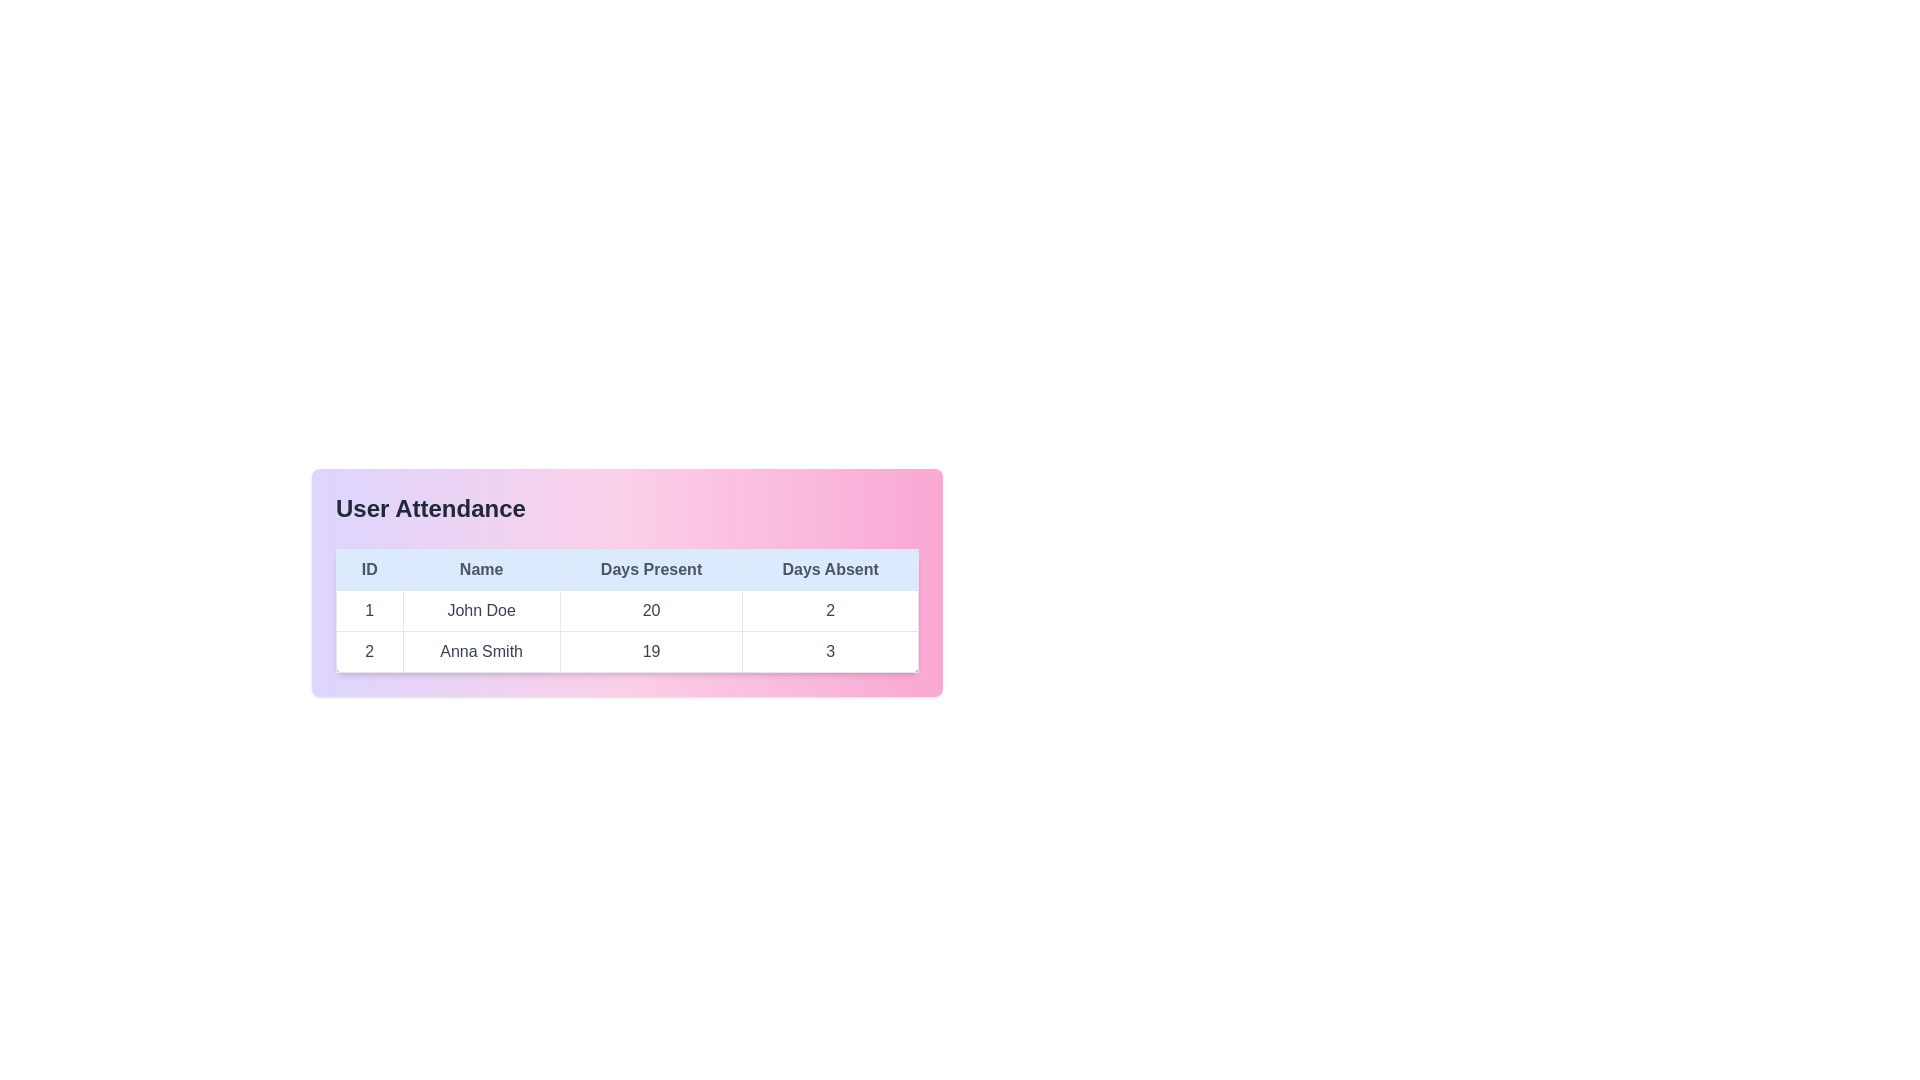 This screenshot has width=1920, height=1080. I want to click on text content of the 'ID' column header cell, which is the first cell in the header row of the table, located to the left of the 'Name' header cell, so click(369, 570).